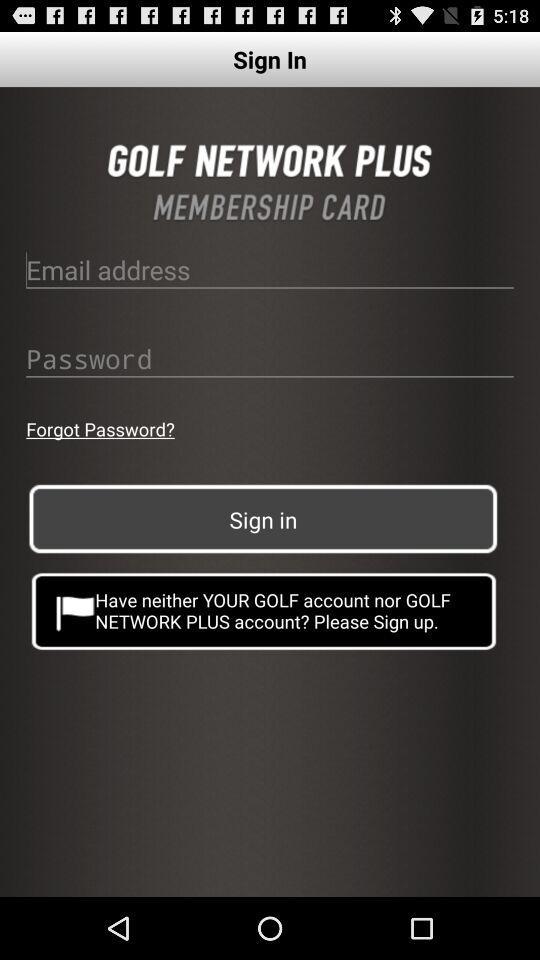 The image size is (540, 960). I want to click on the forgot password?, so click(99, 429).